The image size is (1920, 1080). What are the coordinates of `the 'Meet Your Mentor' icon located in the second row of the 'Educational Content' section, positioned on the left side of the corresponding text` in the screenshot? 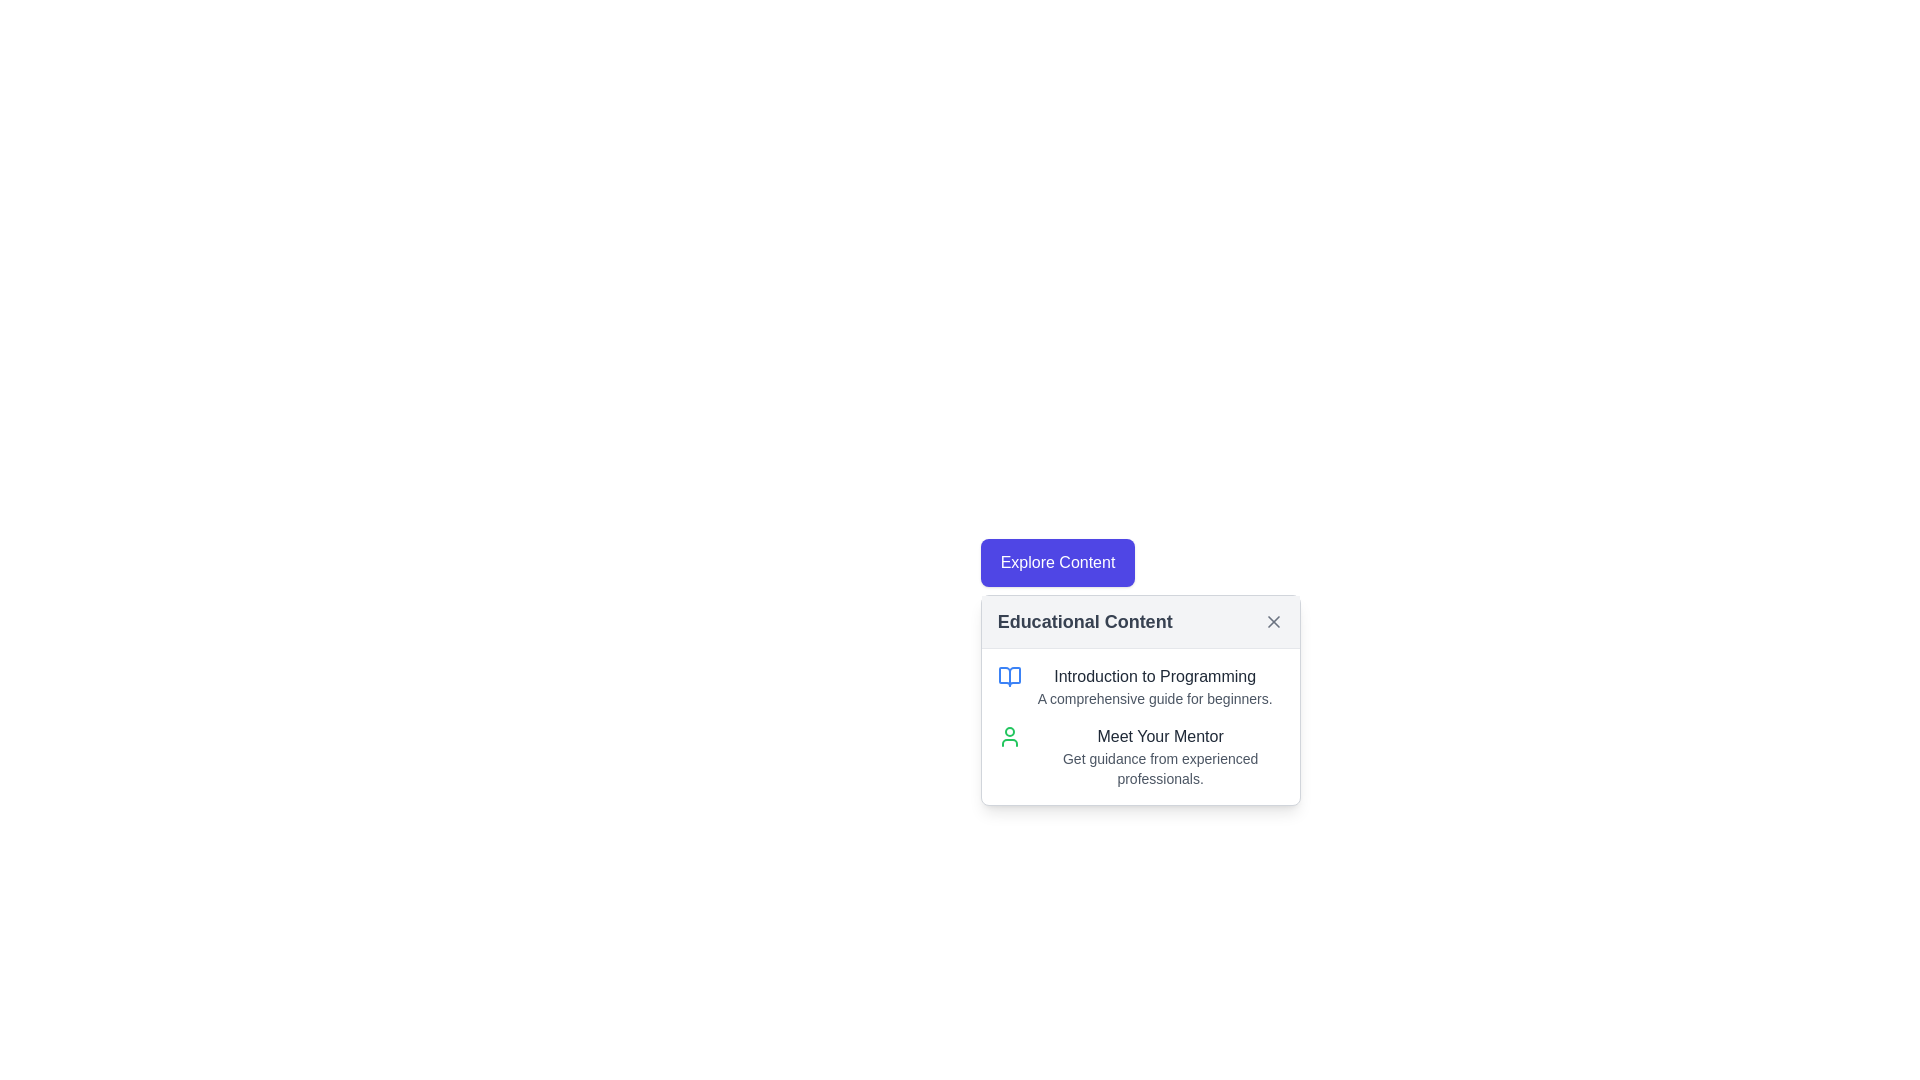 It's located at (1009, 736).